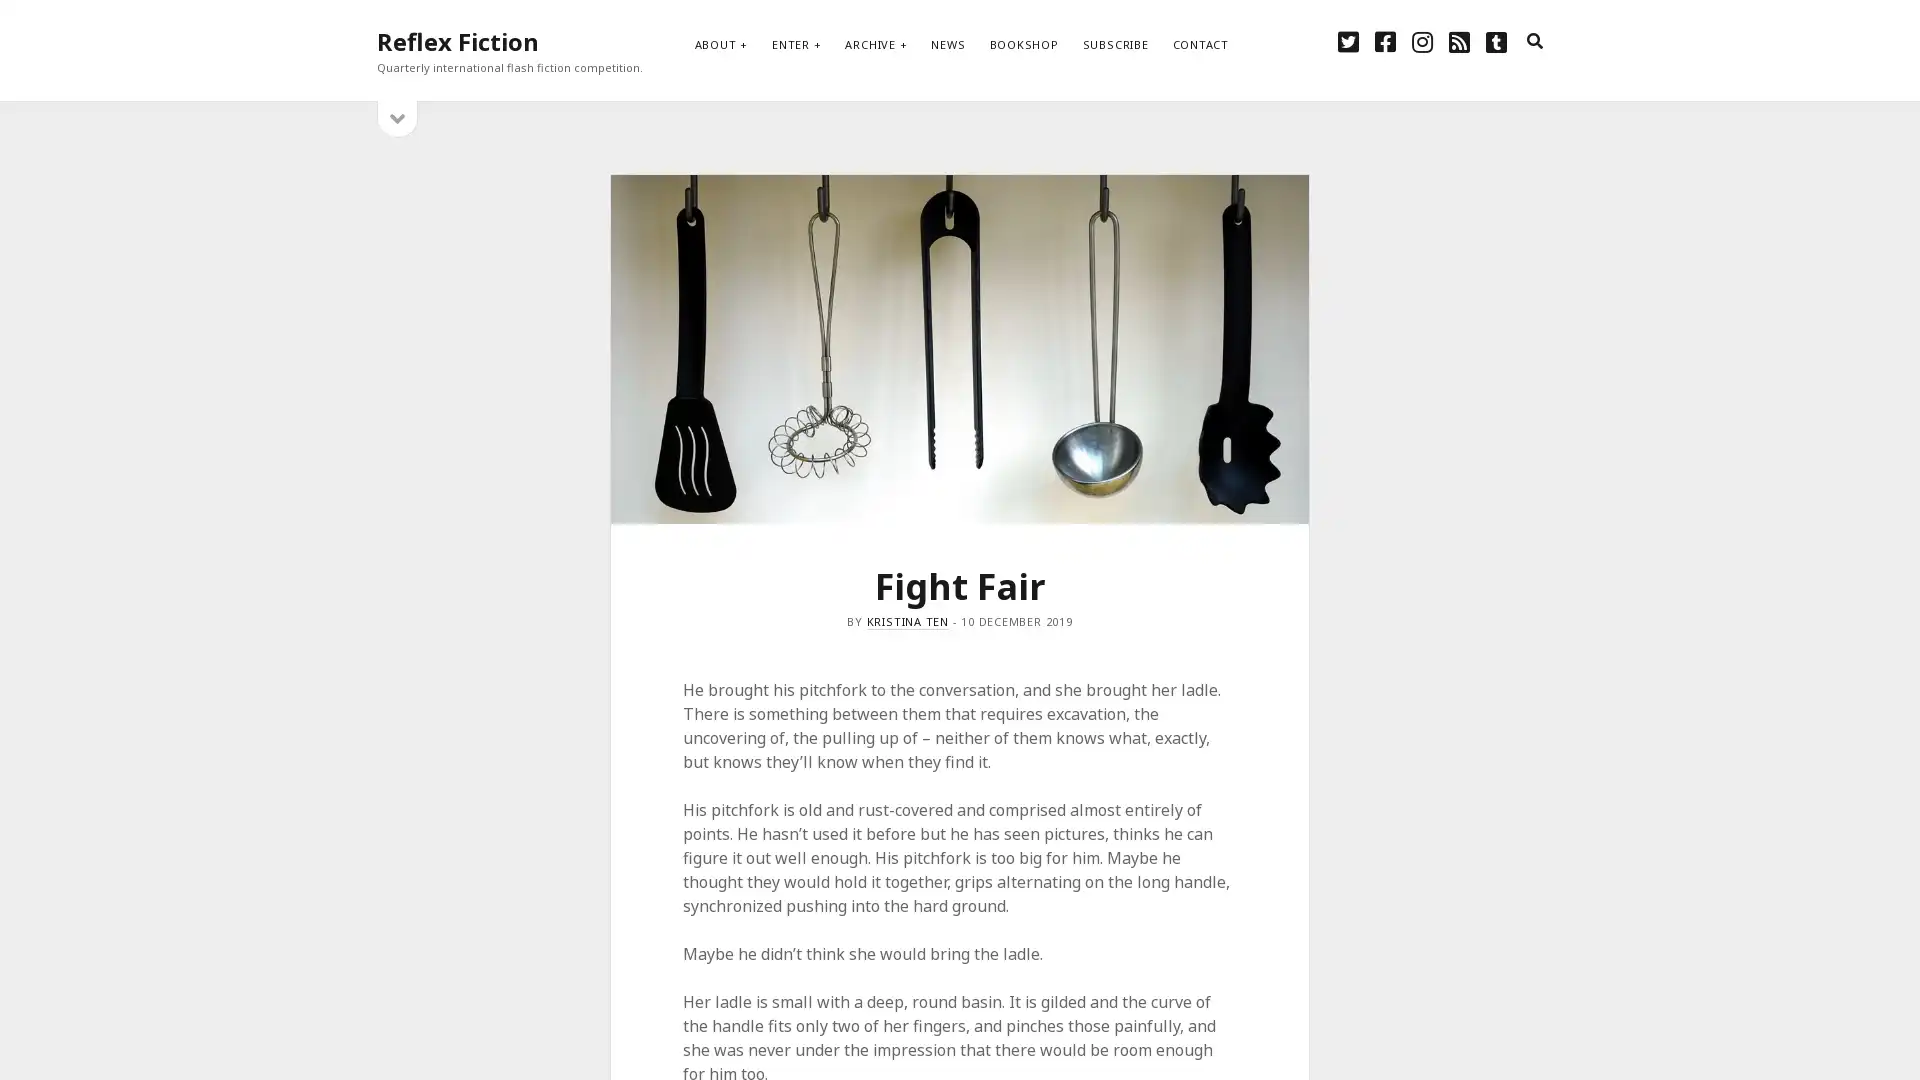 This screenshot has width=1920, height=1080. Describe the element at coordinates (396, 119) in the screenshot. I see `open sidebar` at that location.